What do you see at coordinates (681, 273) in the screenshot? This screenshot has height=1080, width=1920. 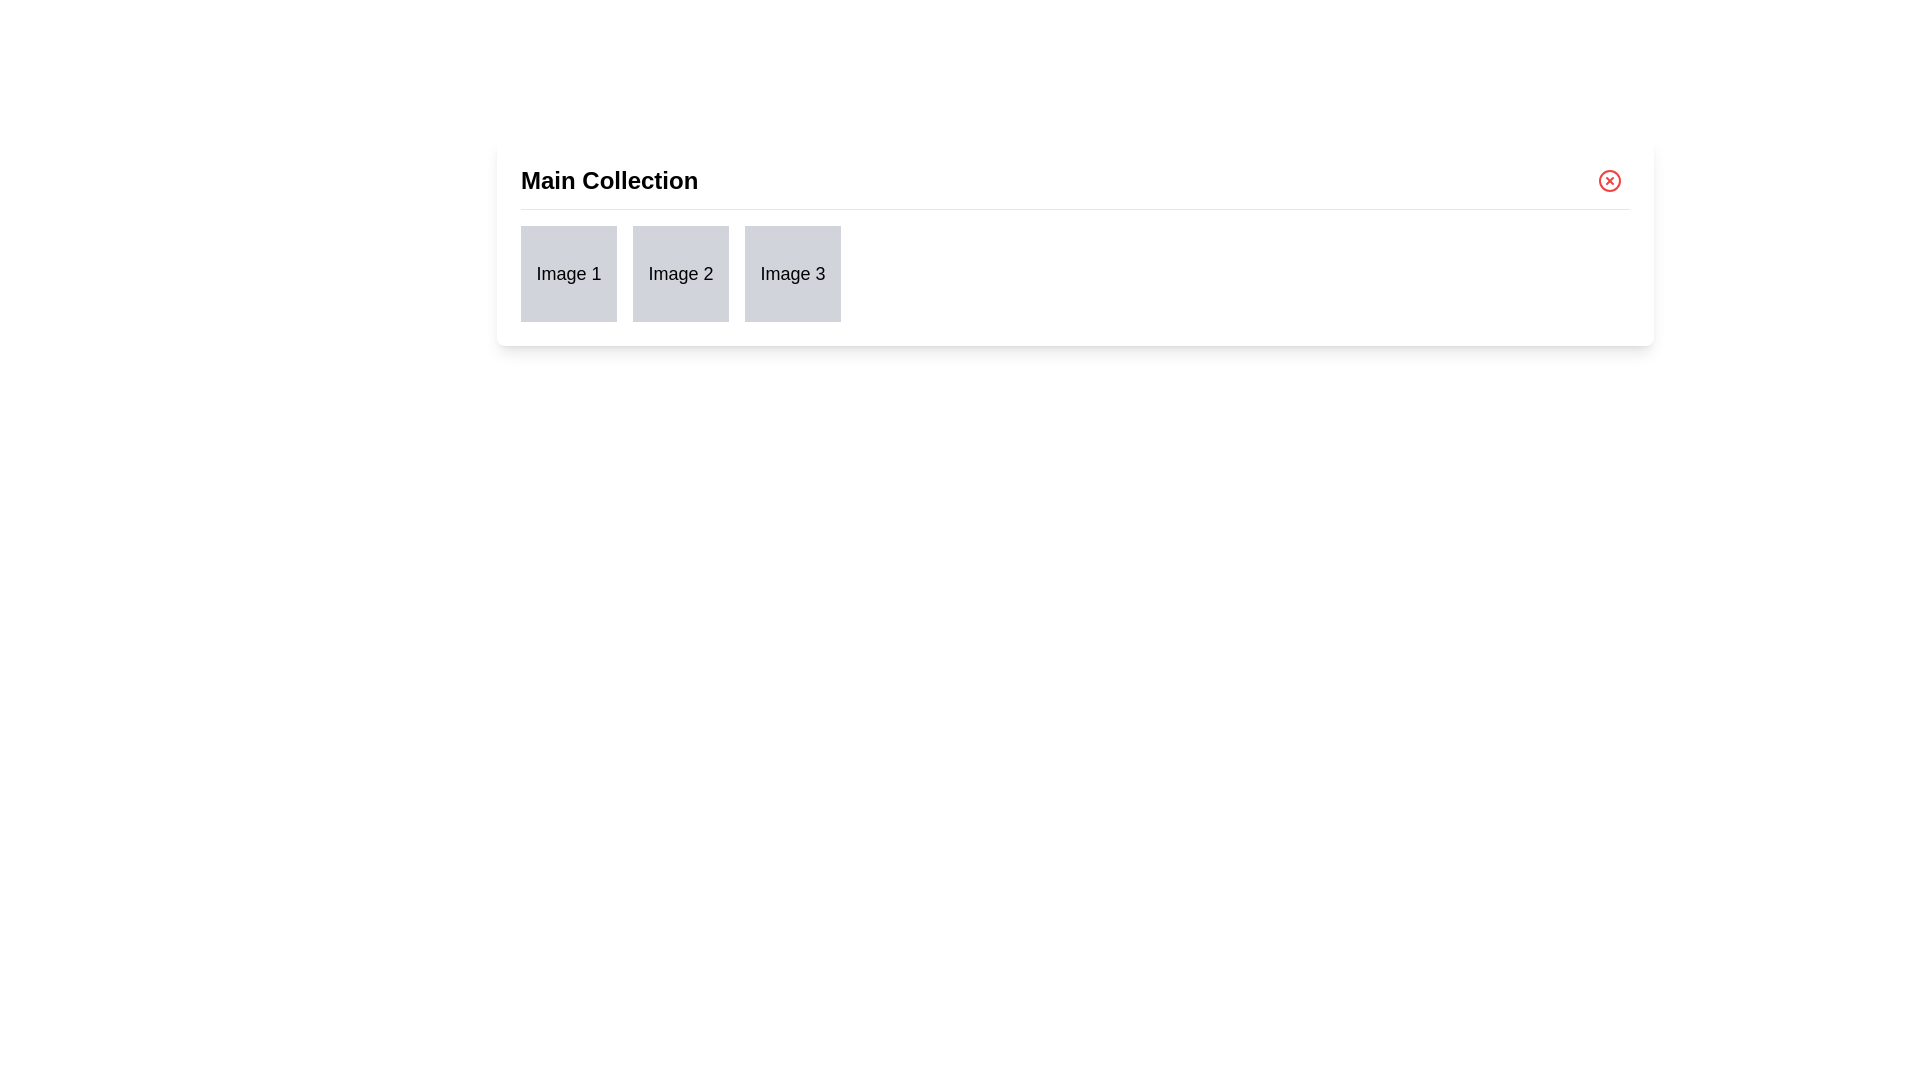 I see `the gray square button labeled 'Image 2'` at bounding box center [681, 273].